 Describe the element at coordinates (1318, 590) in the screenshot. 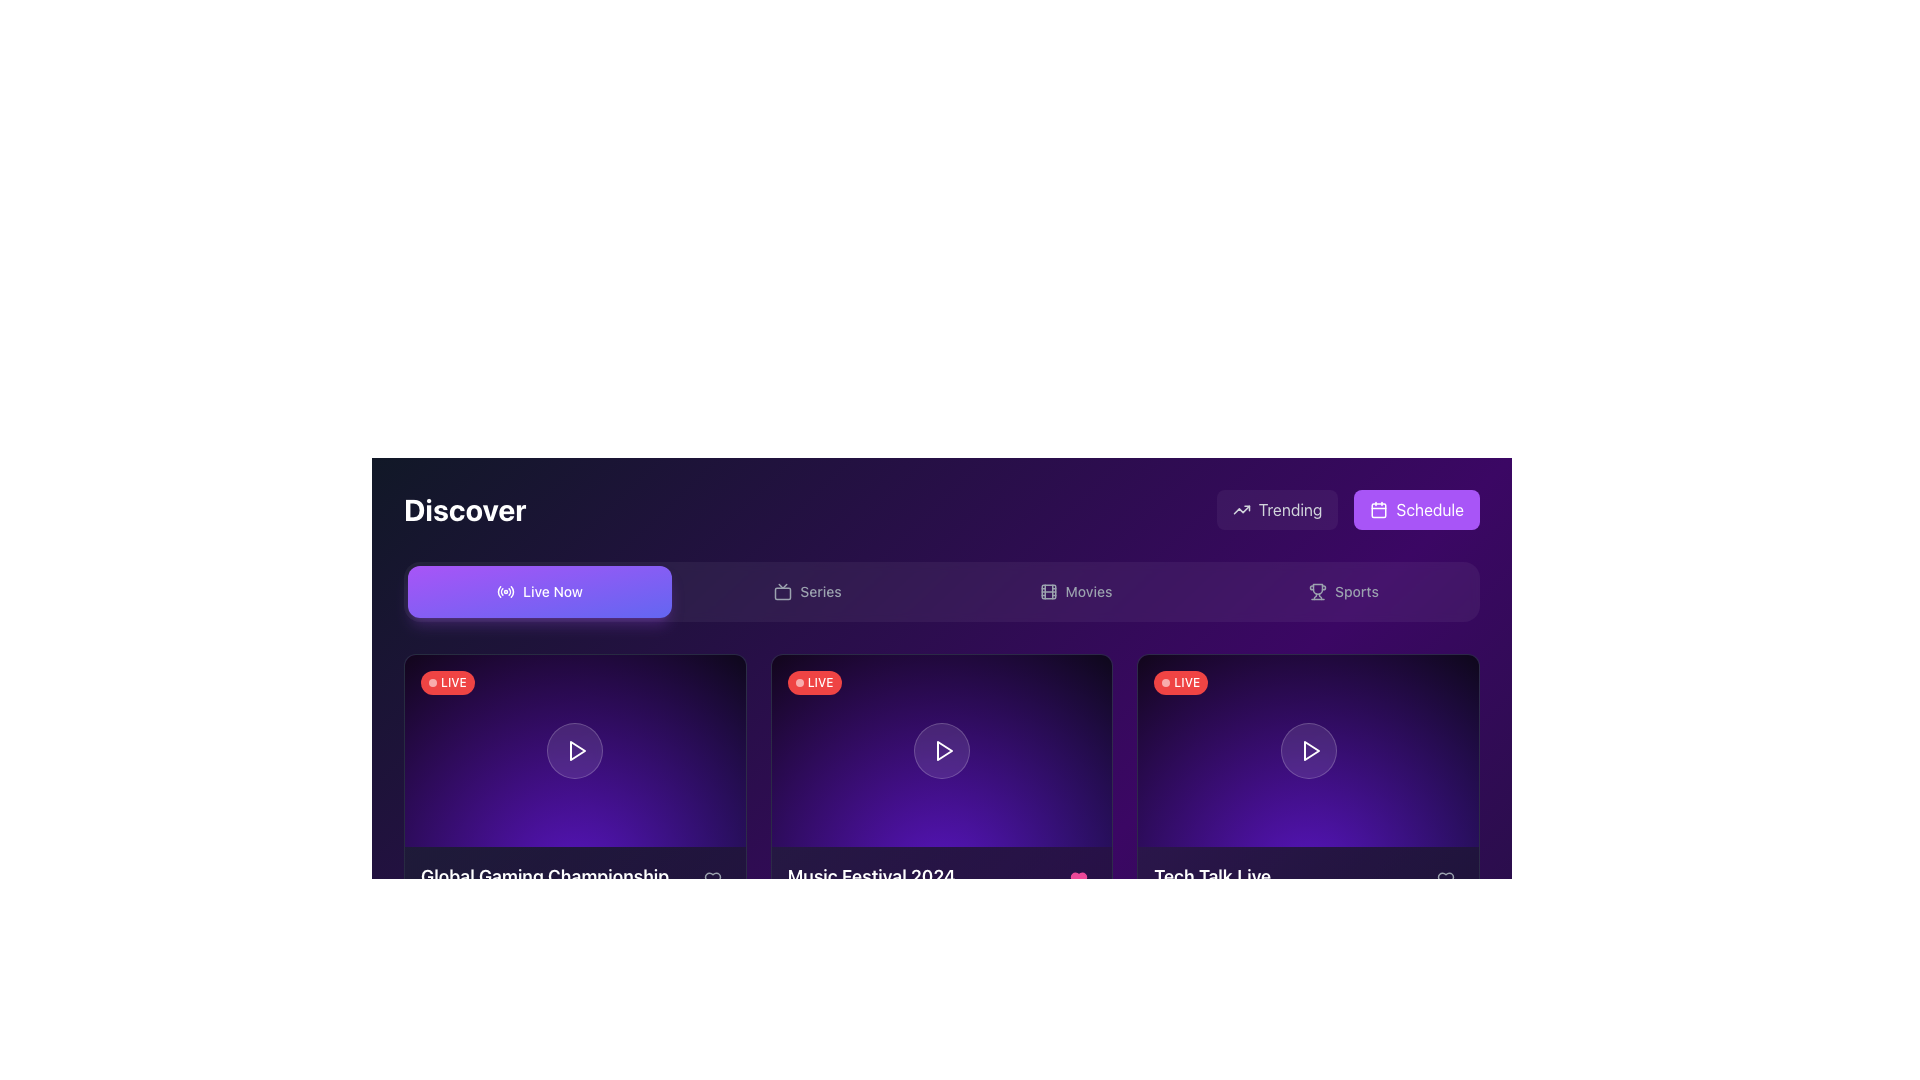

I see `the trophy icon, which is styled in a minimalistic manner with a thin outline and no inner fill, located within the horizontally oriented purple button labeled 'Sports'` at that location.